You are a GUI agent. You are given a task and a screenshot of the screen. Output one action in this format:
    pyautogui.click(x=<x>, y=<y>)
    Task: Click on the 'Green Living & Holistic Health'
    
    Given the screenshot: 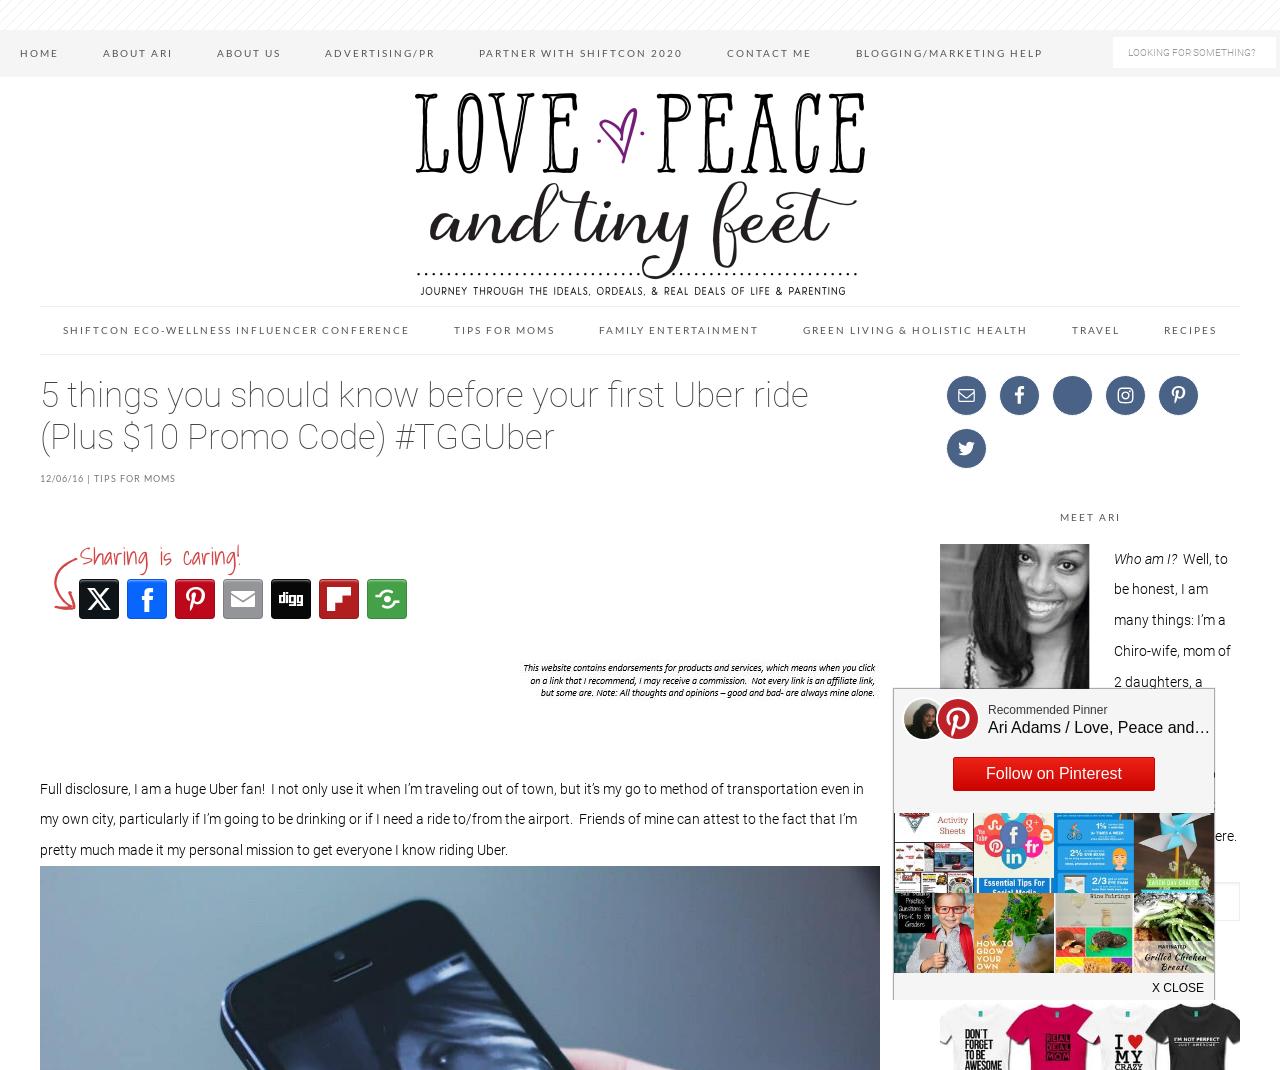 What is the action you would take?
    pyautogui.click(x=914, y=329)
    